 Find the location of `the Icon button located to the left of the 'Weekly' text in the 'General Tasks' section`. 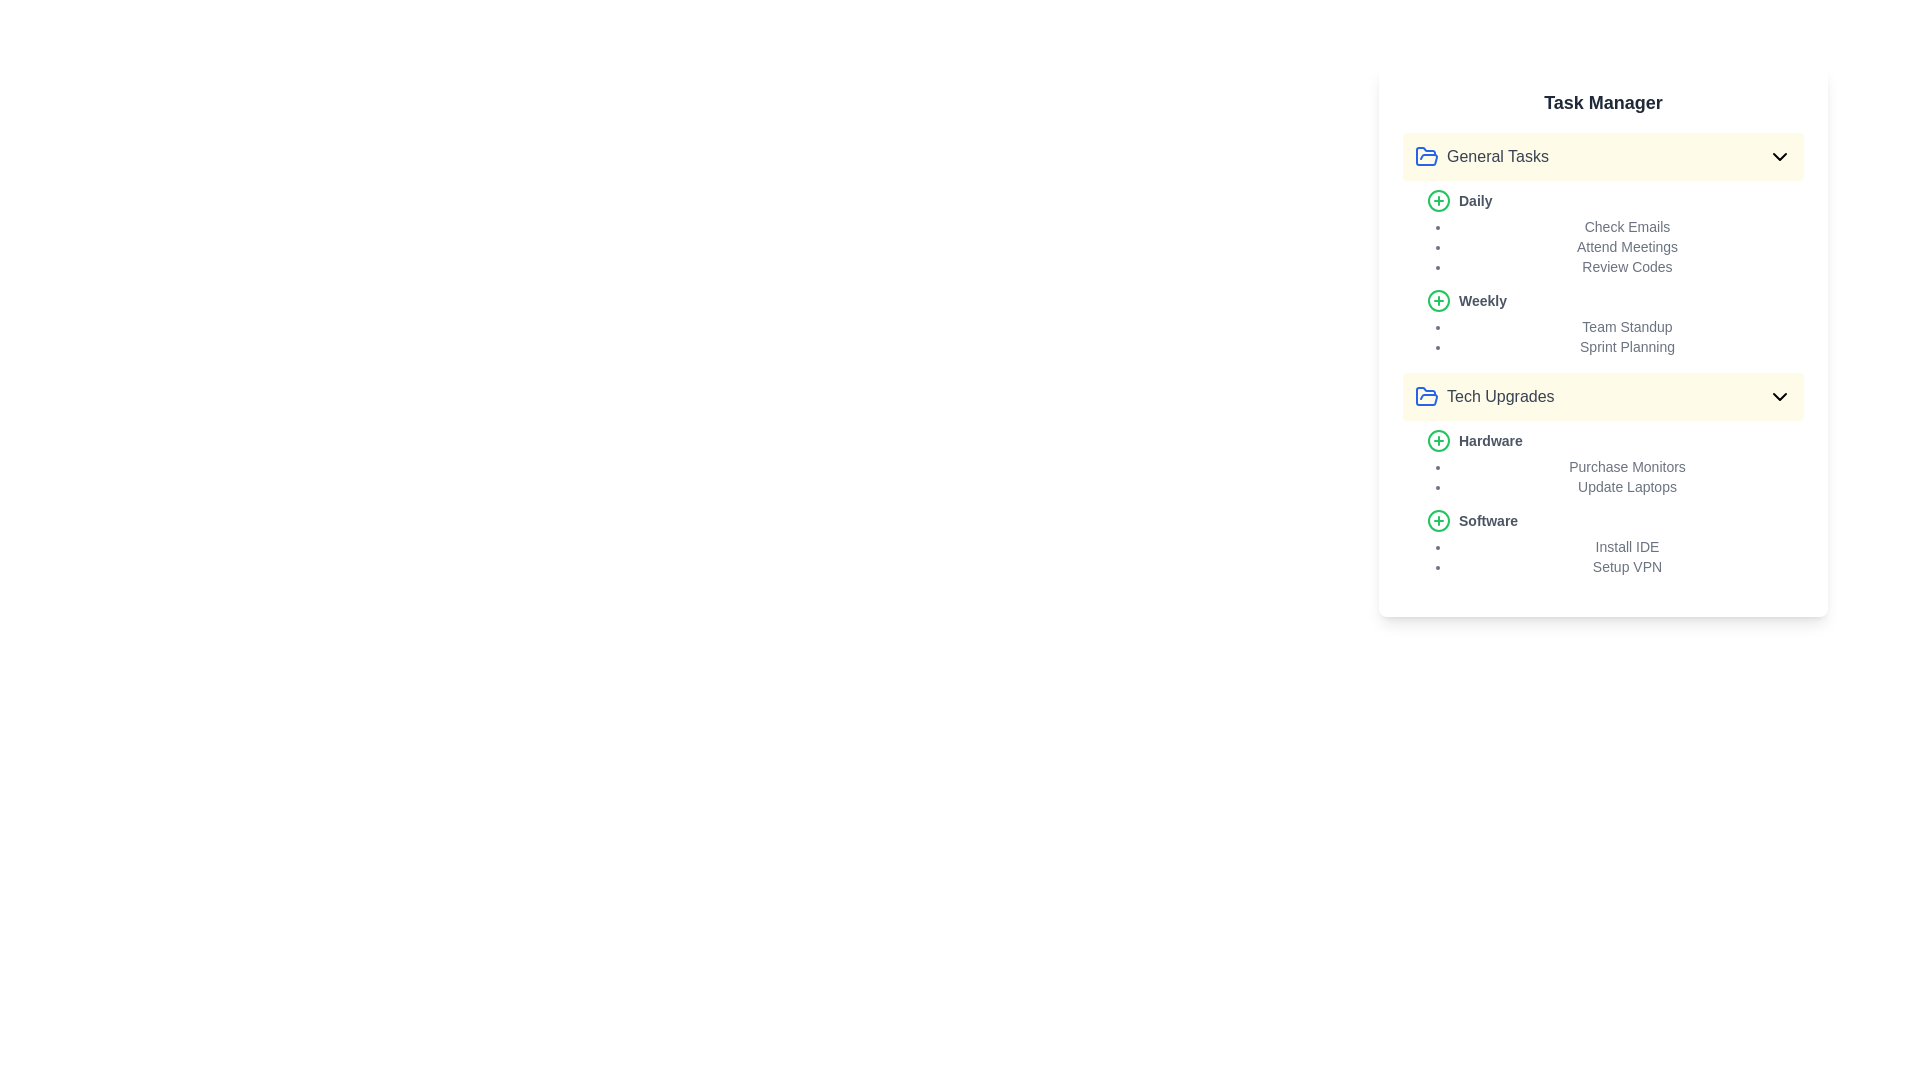

the Icon button located to the left of the 'Weekly' text in the 'General Tasks' section is located at coordinates (1438, 300).